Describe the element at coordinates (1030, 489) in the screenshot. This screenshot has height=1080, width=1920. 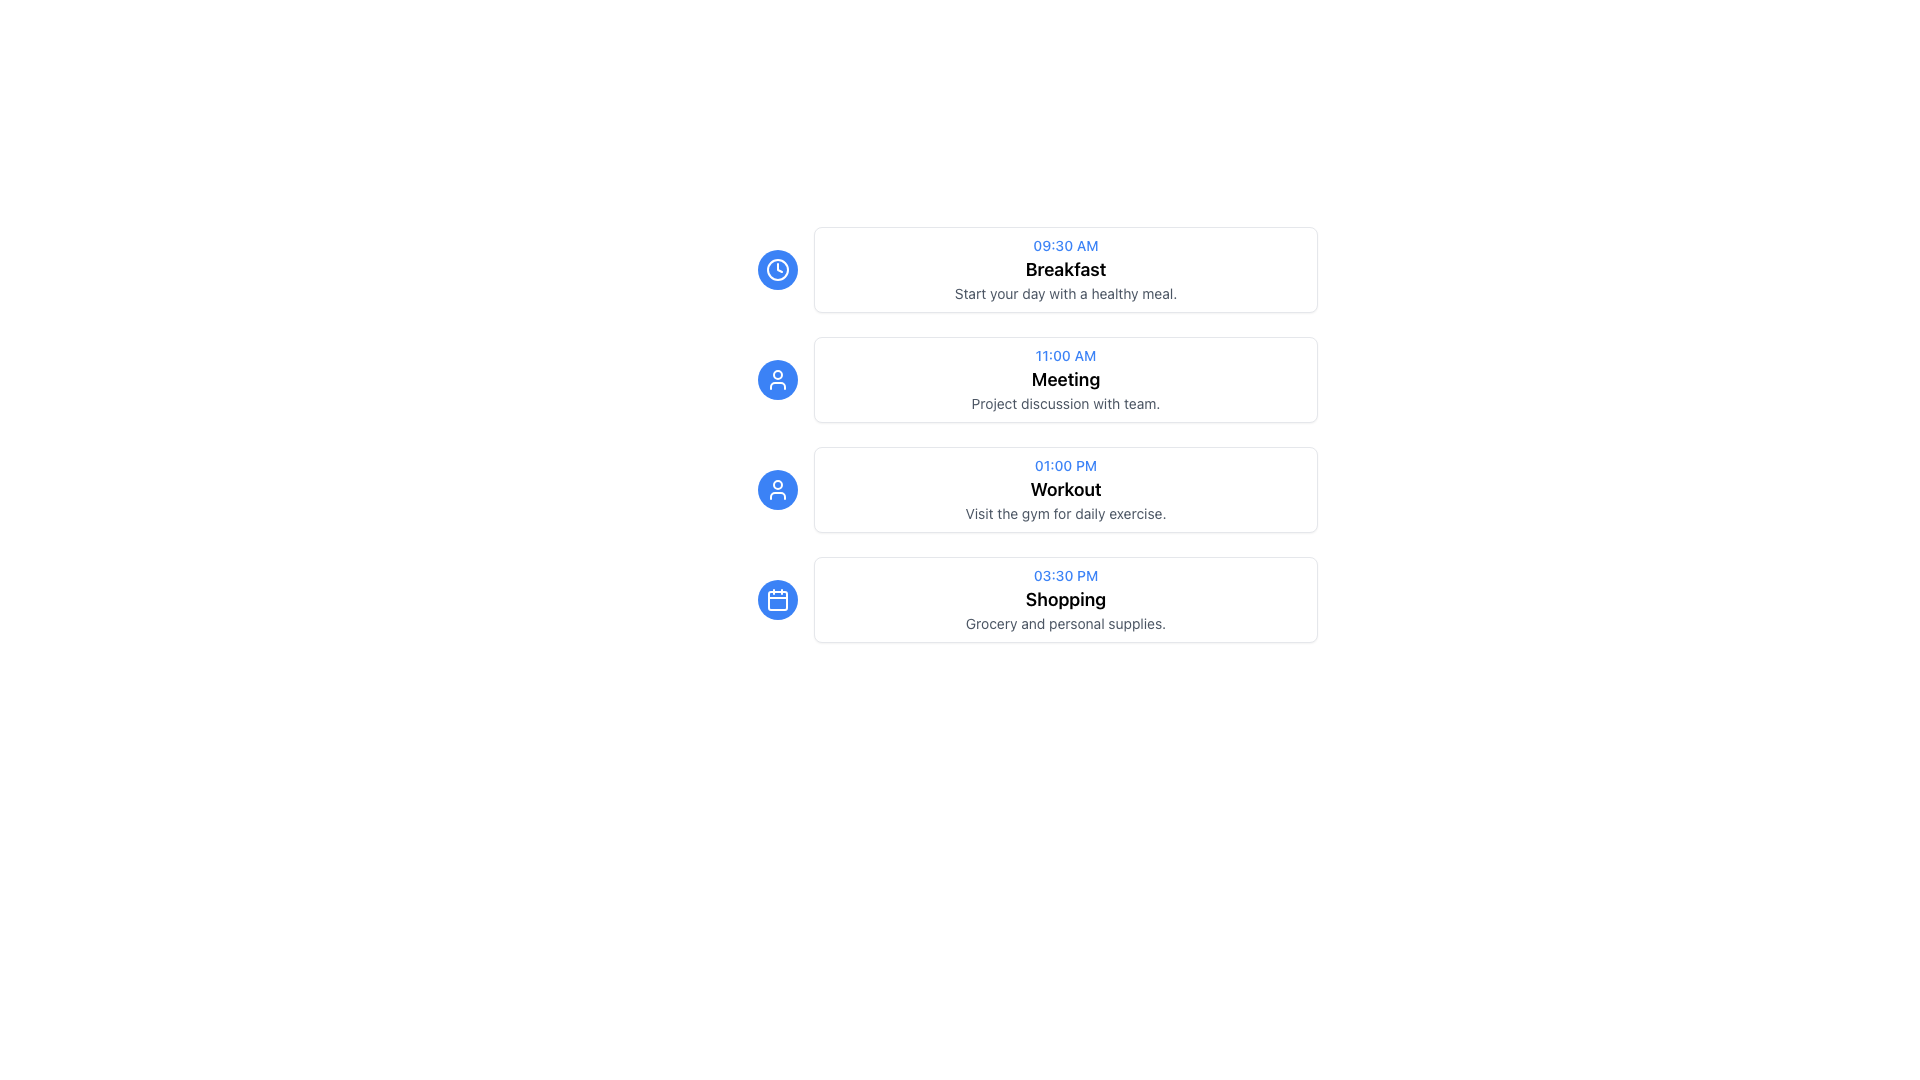
I see `the third Informational card displaying the scheduled event details, specifically the 'Workout at 01:00 PM'` at that location.